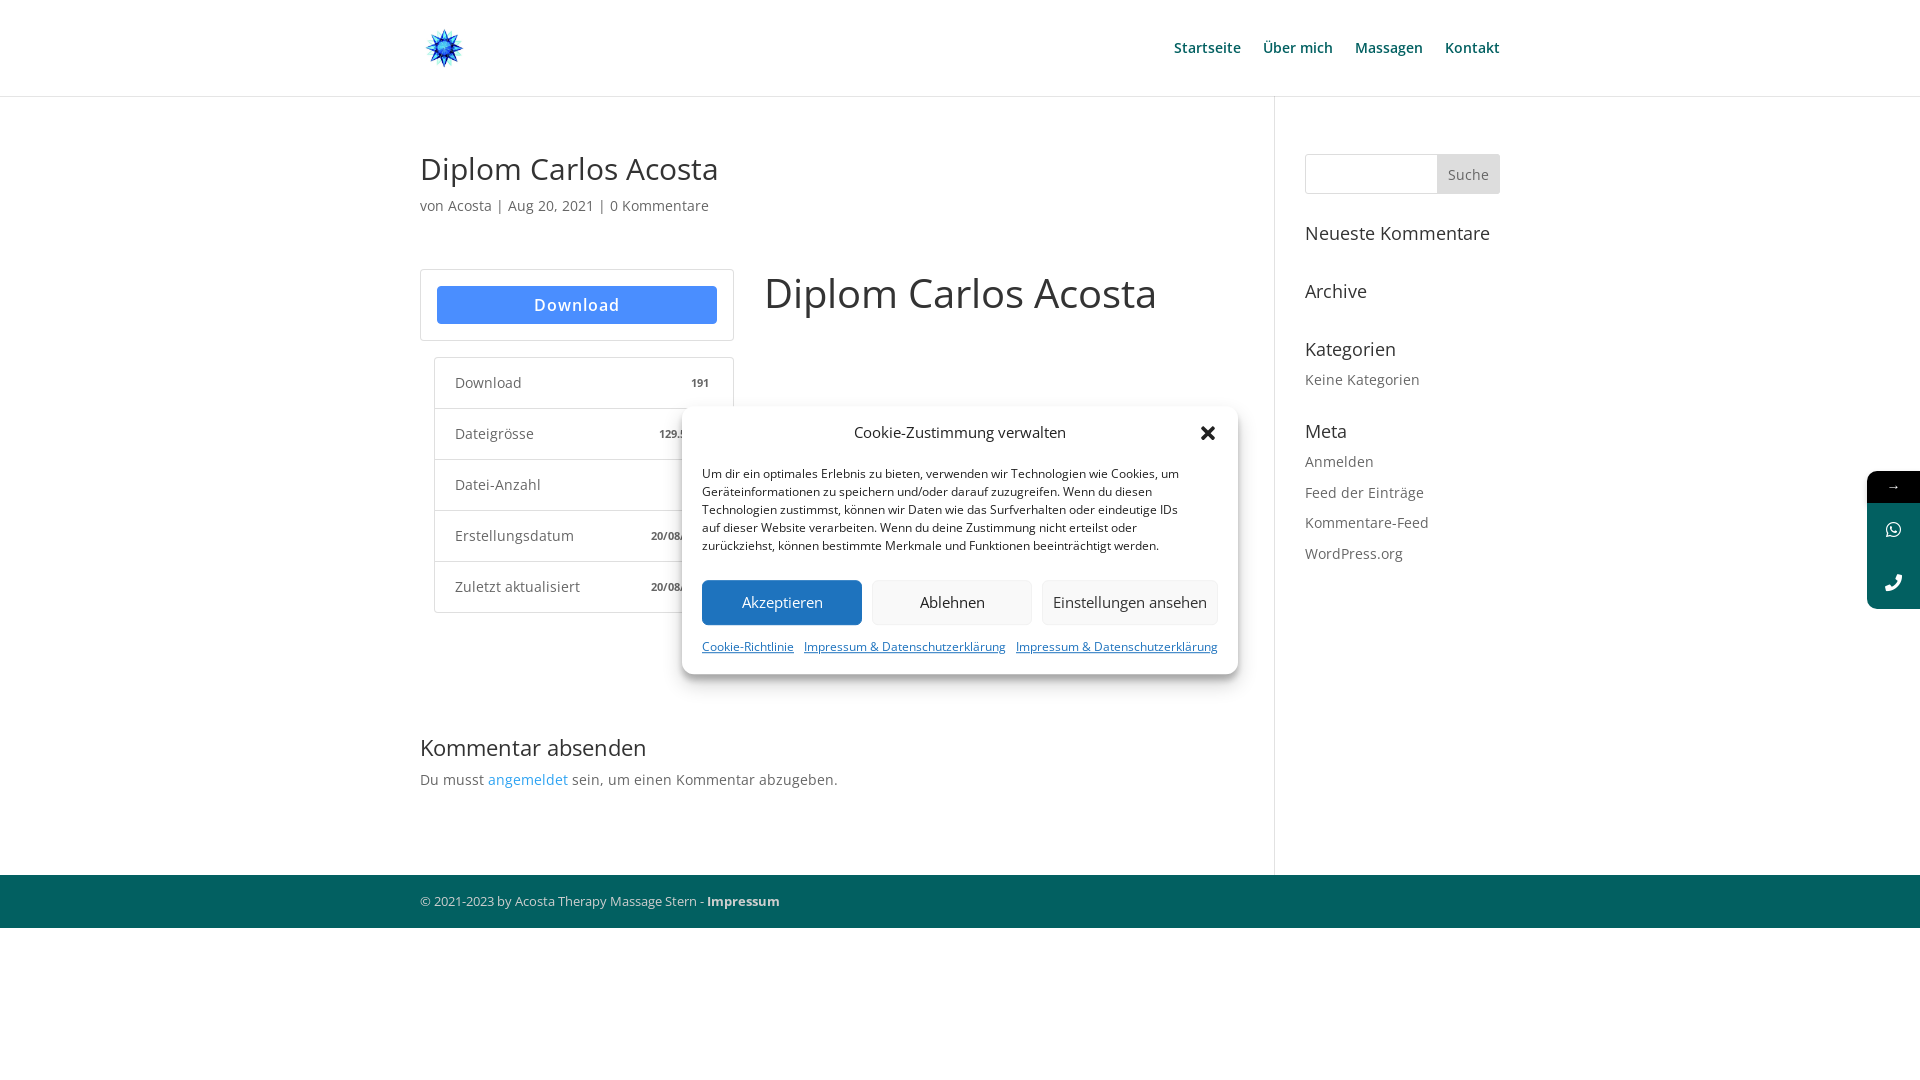  What do you see at coordinates (575, 304) in the screenshot?
I see `'Download'` at bounding box center [575, 304].